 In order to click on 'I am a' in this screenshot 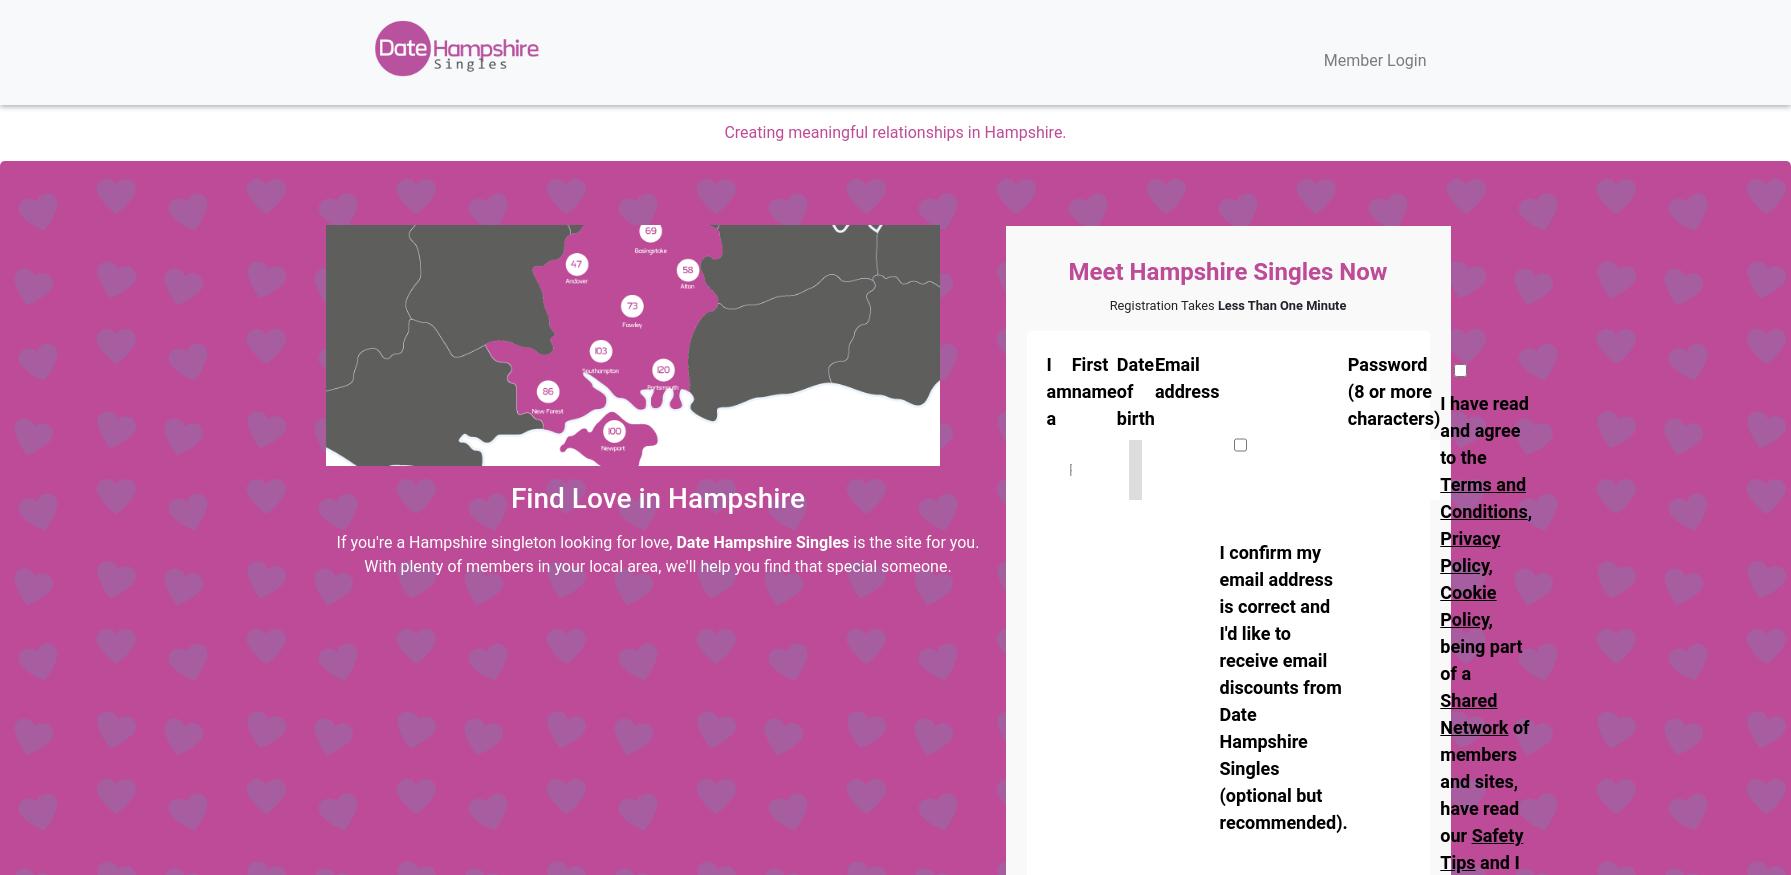, I will do `click(1057, 390)`.